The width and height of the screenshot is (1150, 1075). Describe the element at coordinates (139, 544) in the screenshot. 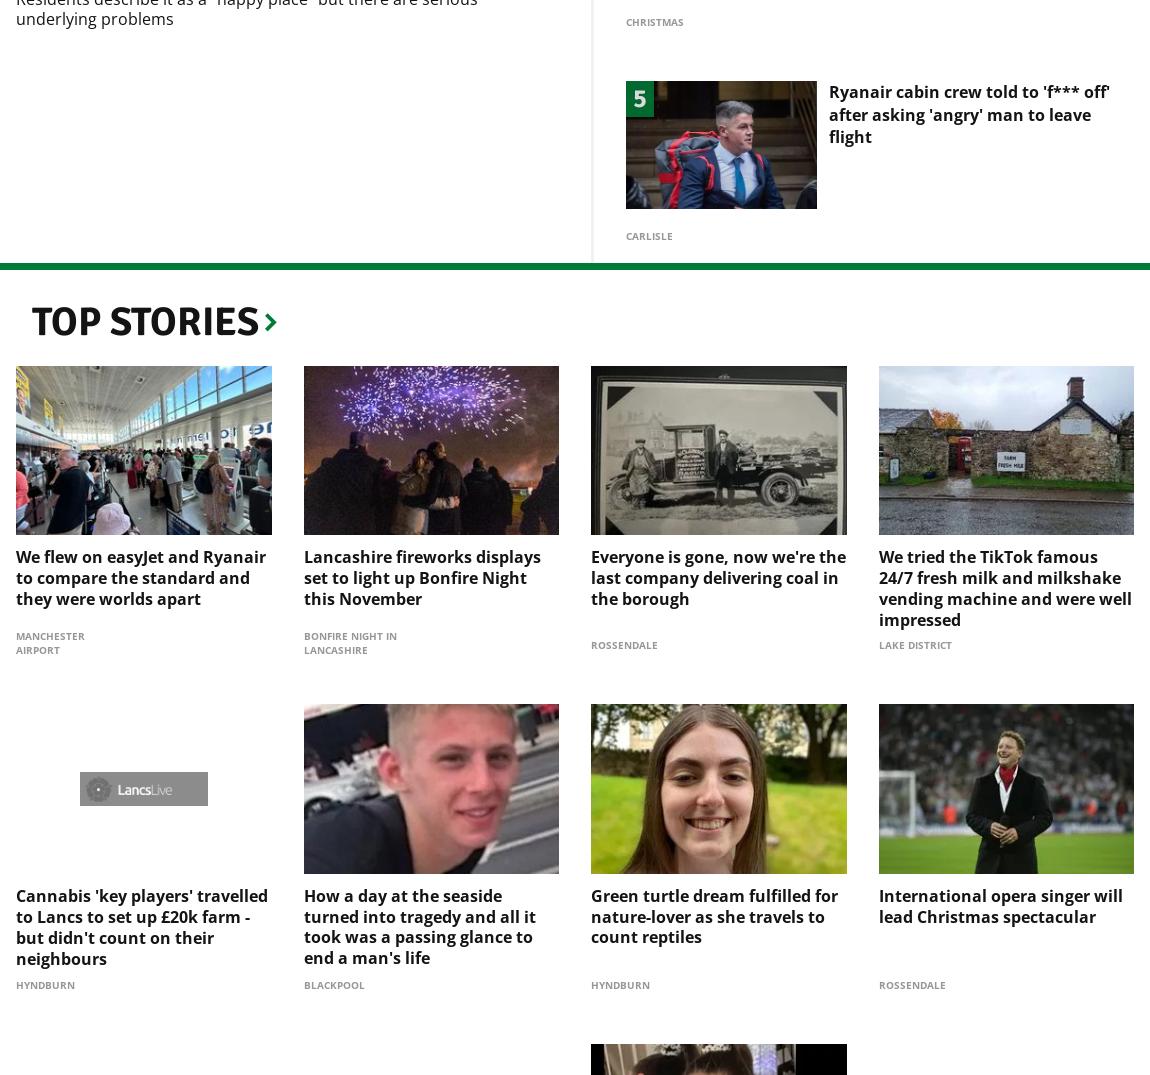

I see `'We flew on easyJet and Ryanair to compare the standard and they were worlds apart'` at that location.